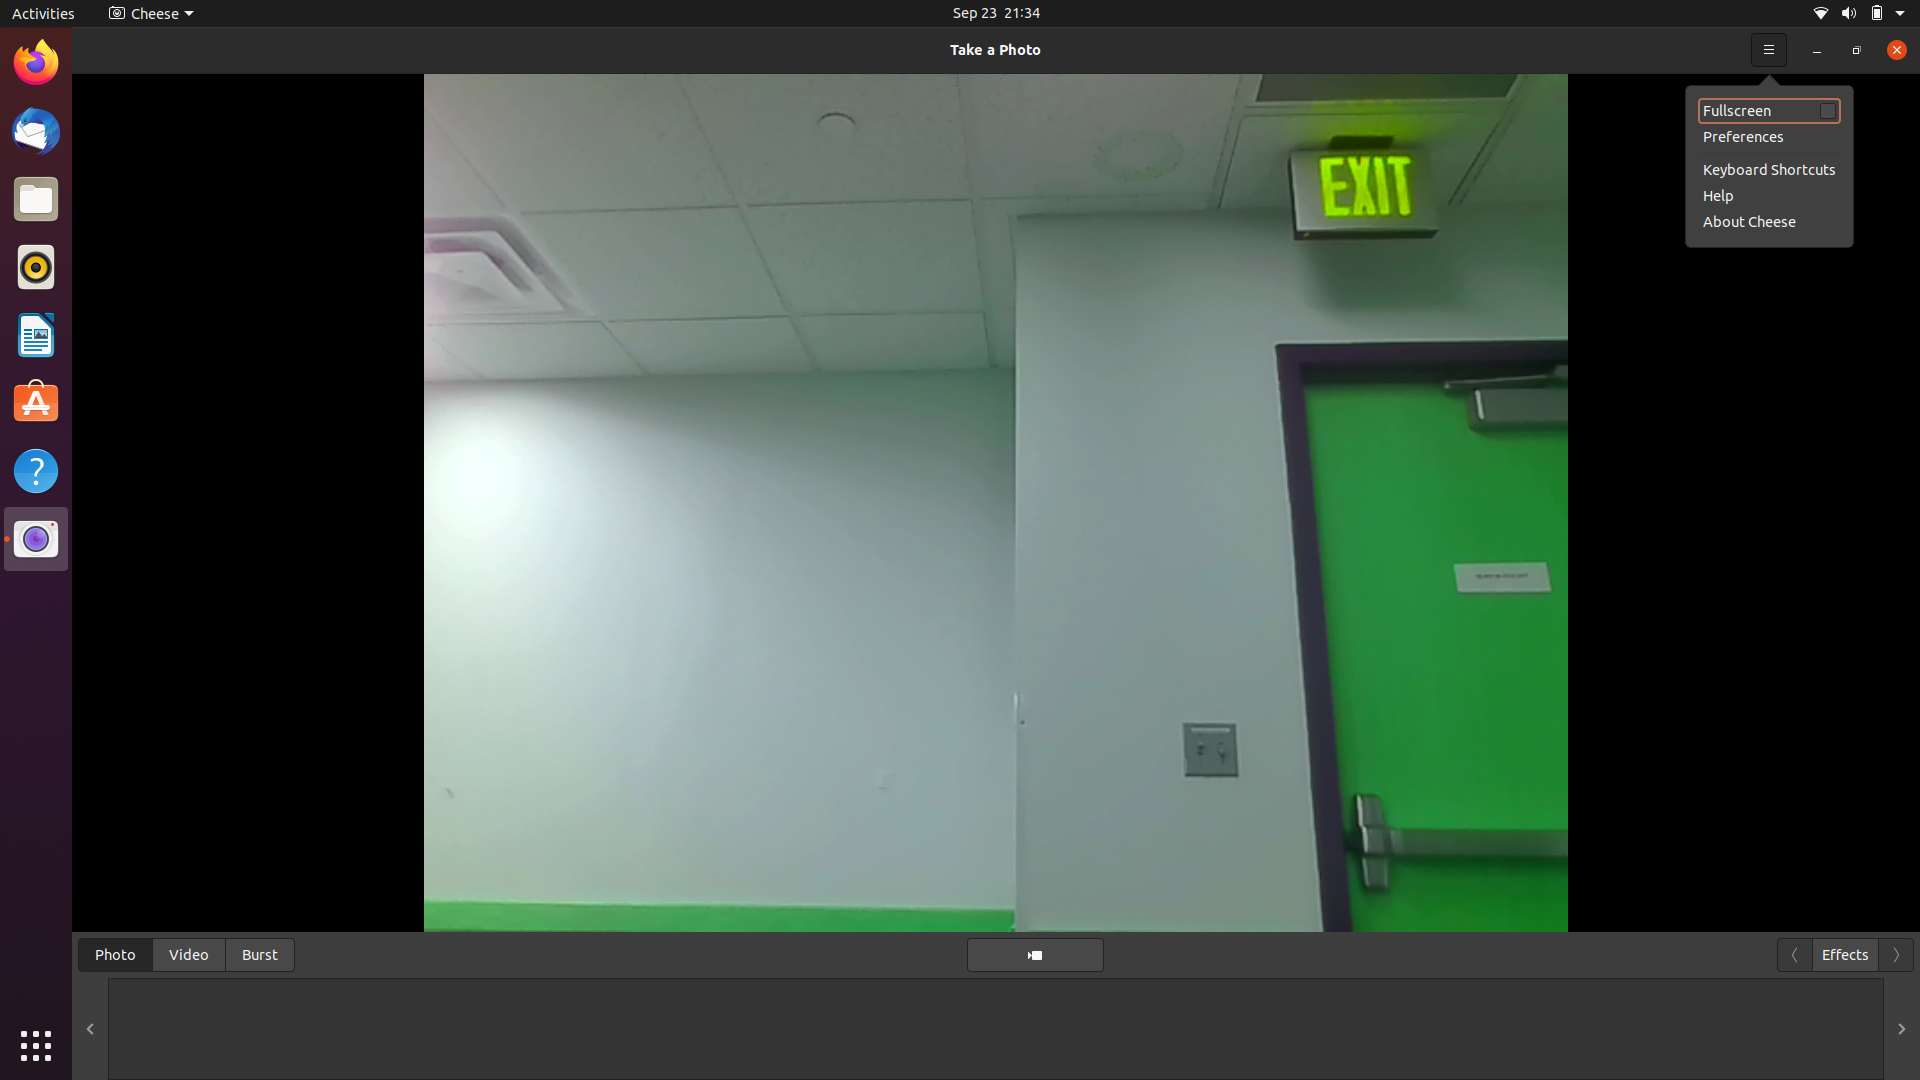 The width and height of the screenshot is (1920, 1080). I want to click on keyboard shortcuts list, so click(1769, 47).